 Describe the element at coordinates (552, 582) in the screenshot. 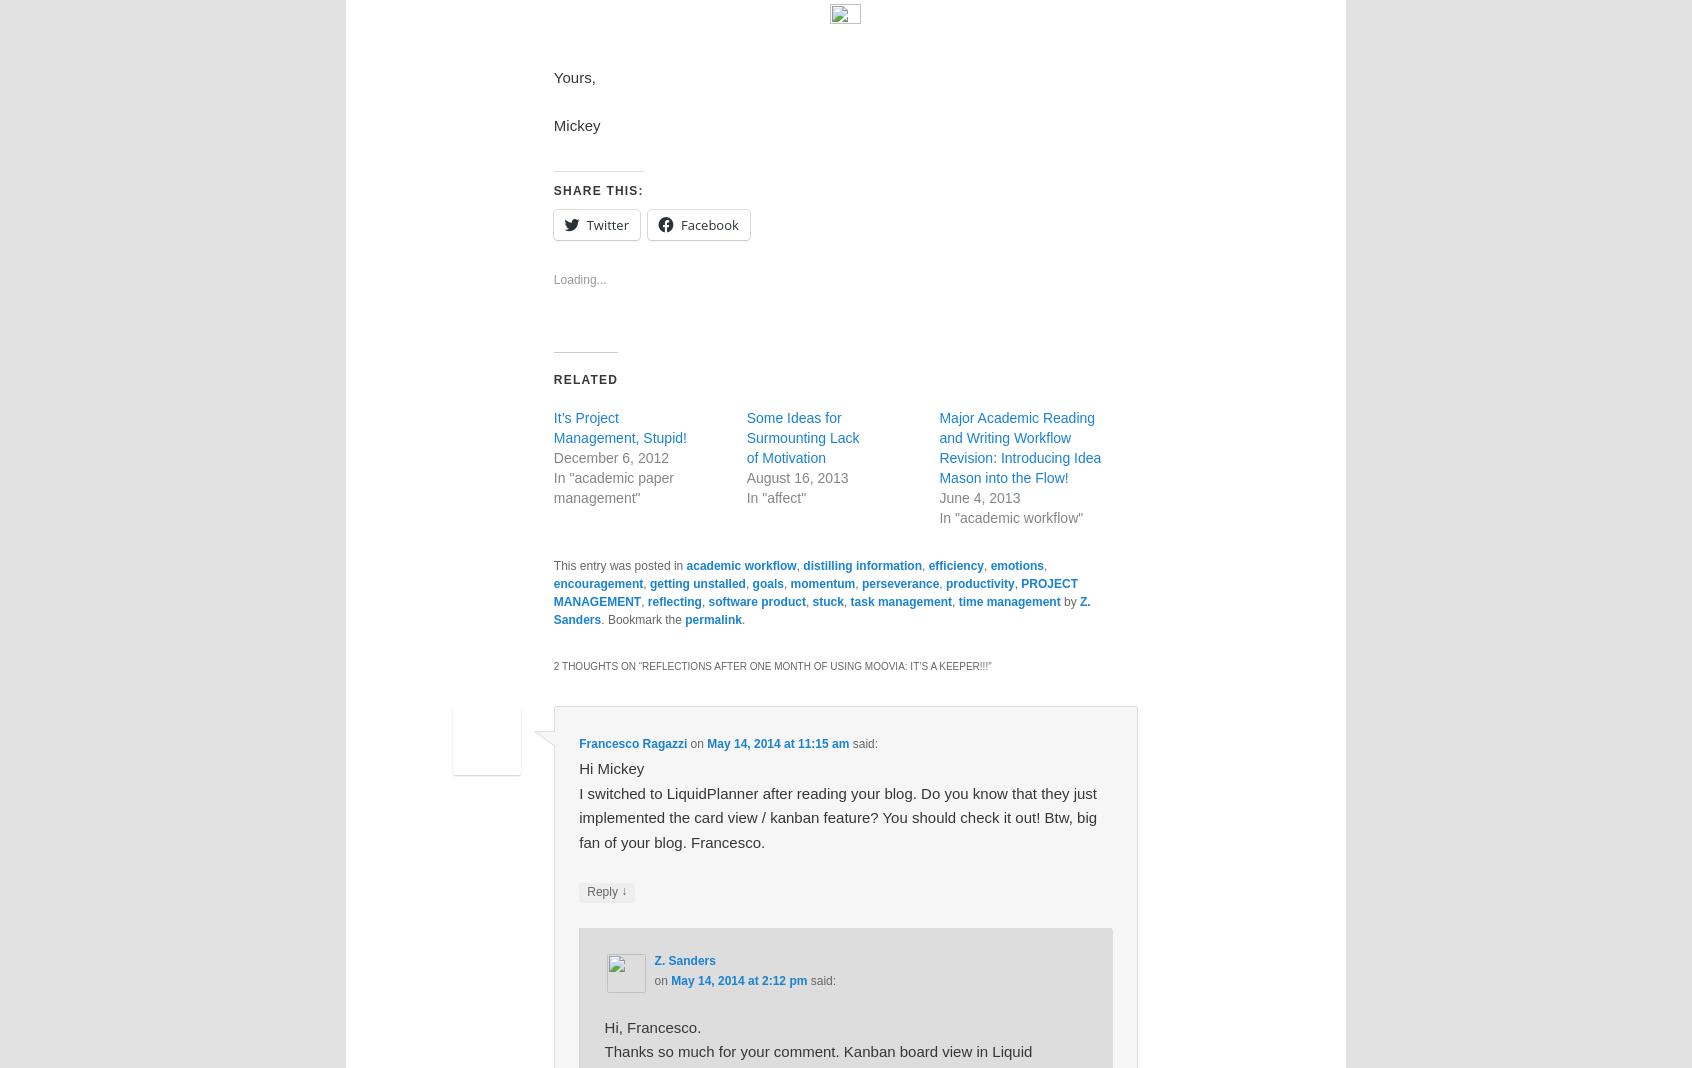

I see `'encouragement'` at that location.